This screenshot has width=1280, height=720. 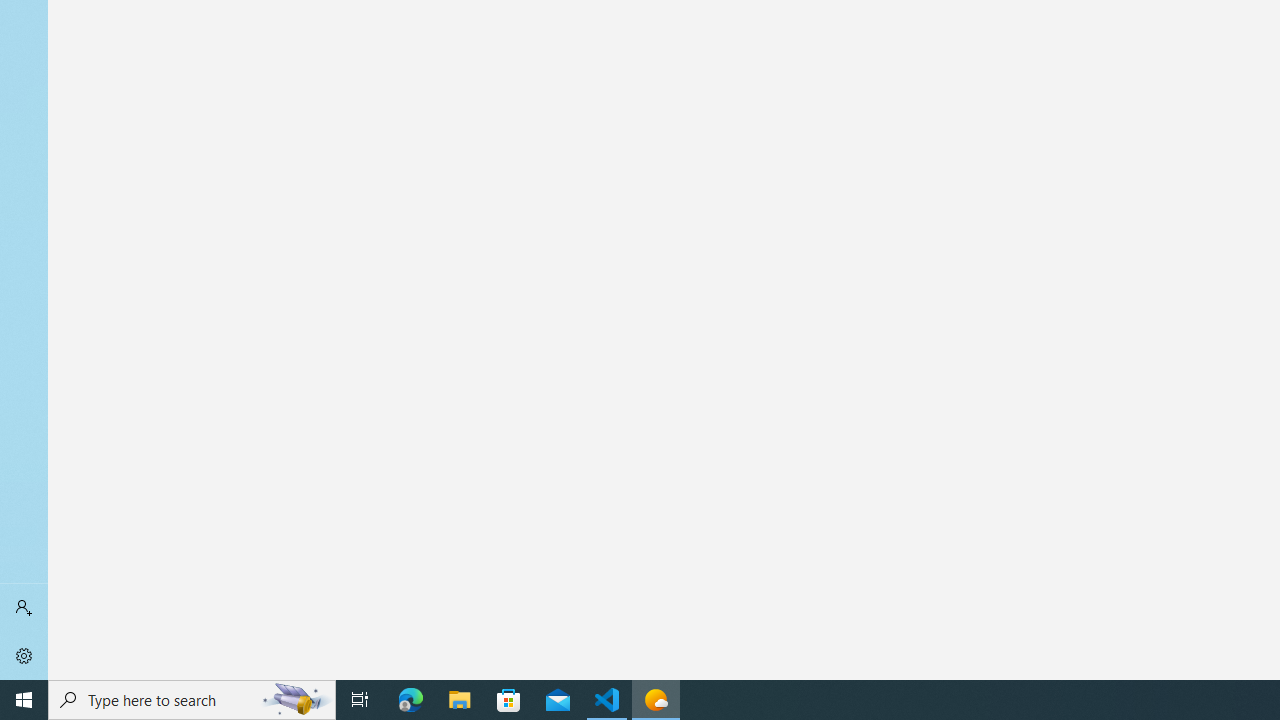 What do you see at coordinates (294, 698) in the screenshot?
I see `'Search highlights icon opens search home window'` at bounding box center [294, 698].